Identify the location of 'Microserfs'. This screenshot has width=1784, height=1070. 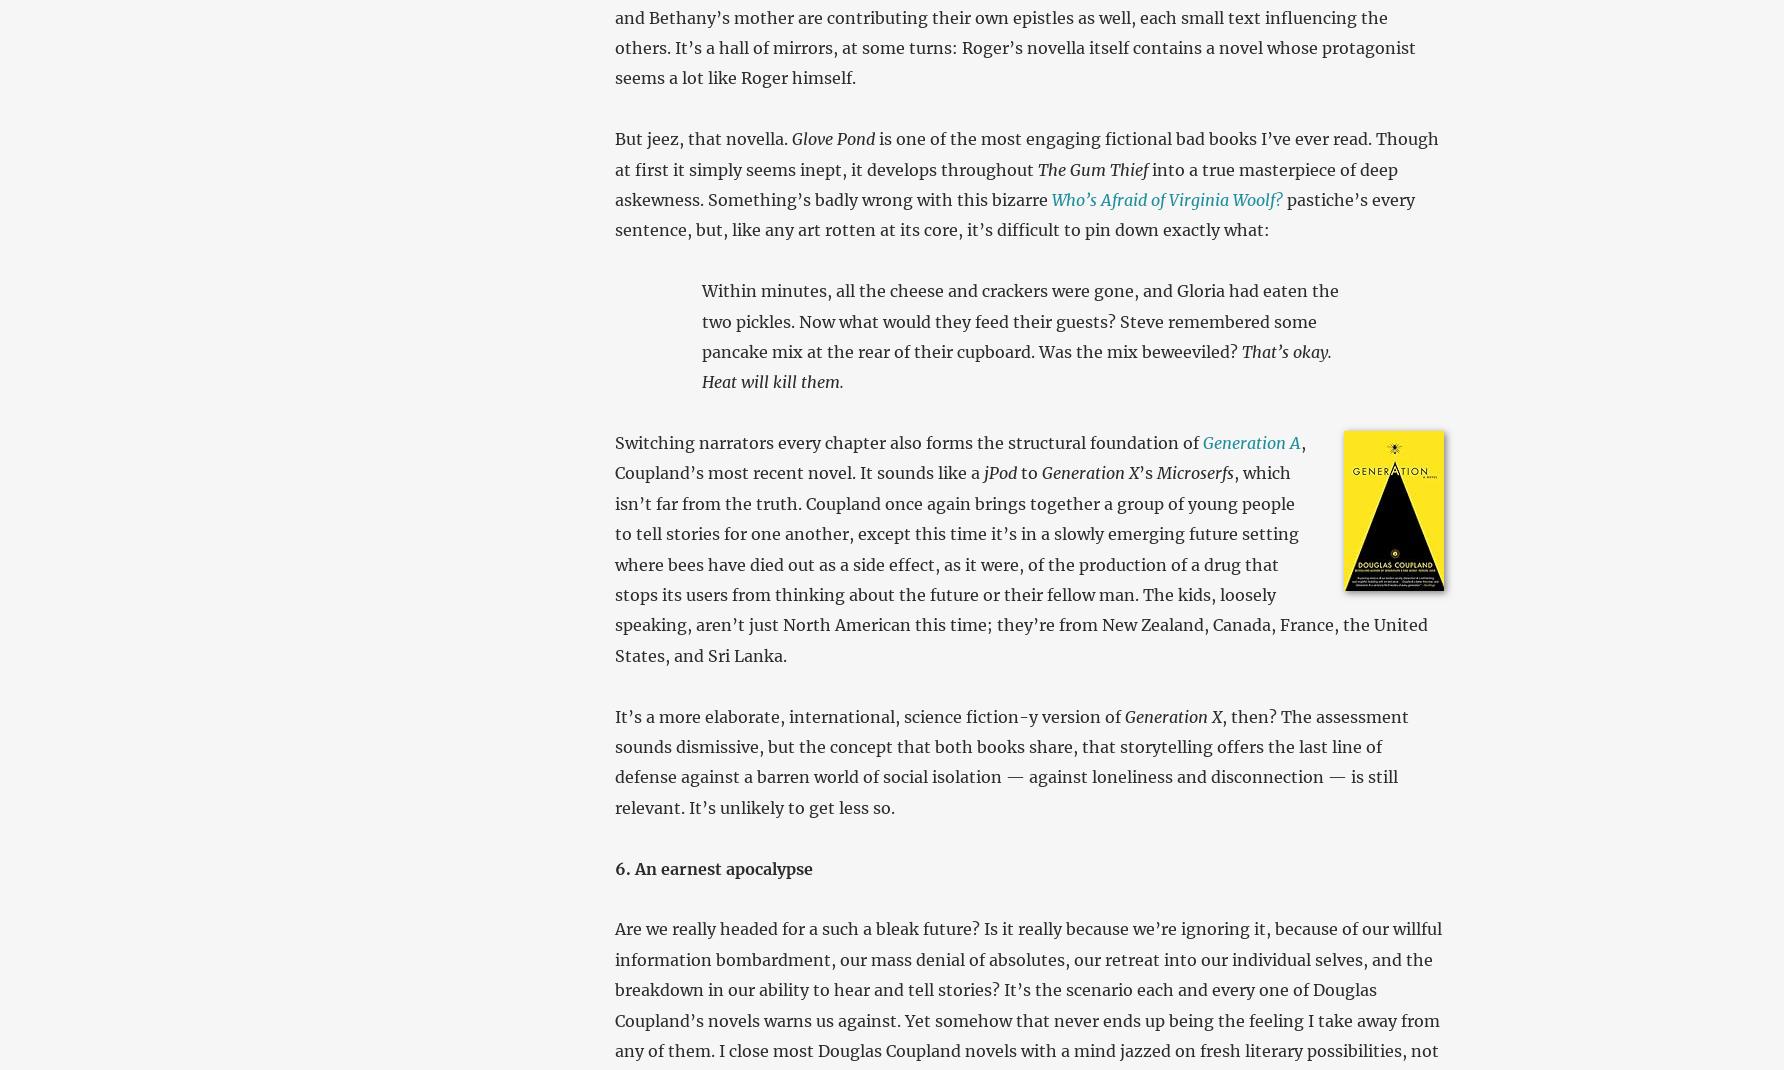
(1194, 473).